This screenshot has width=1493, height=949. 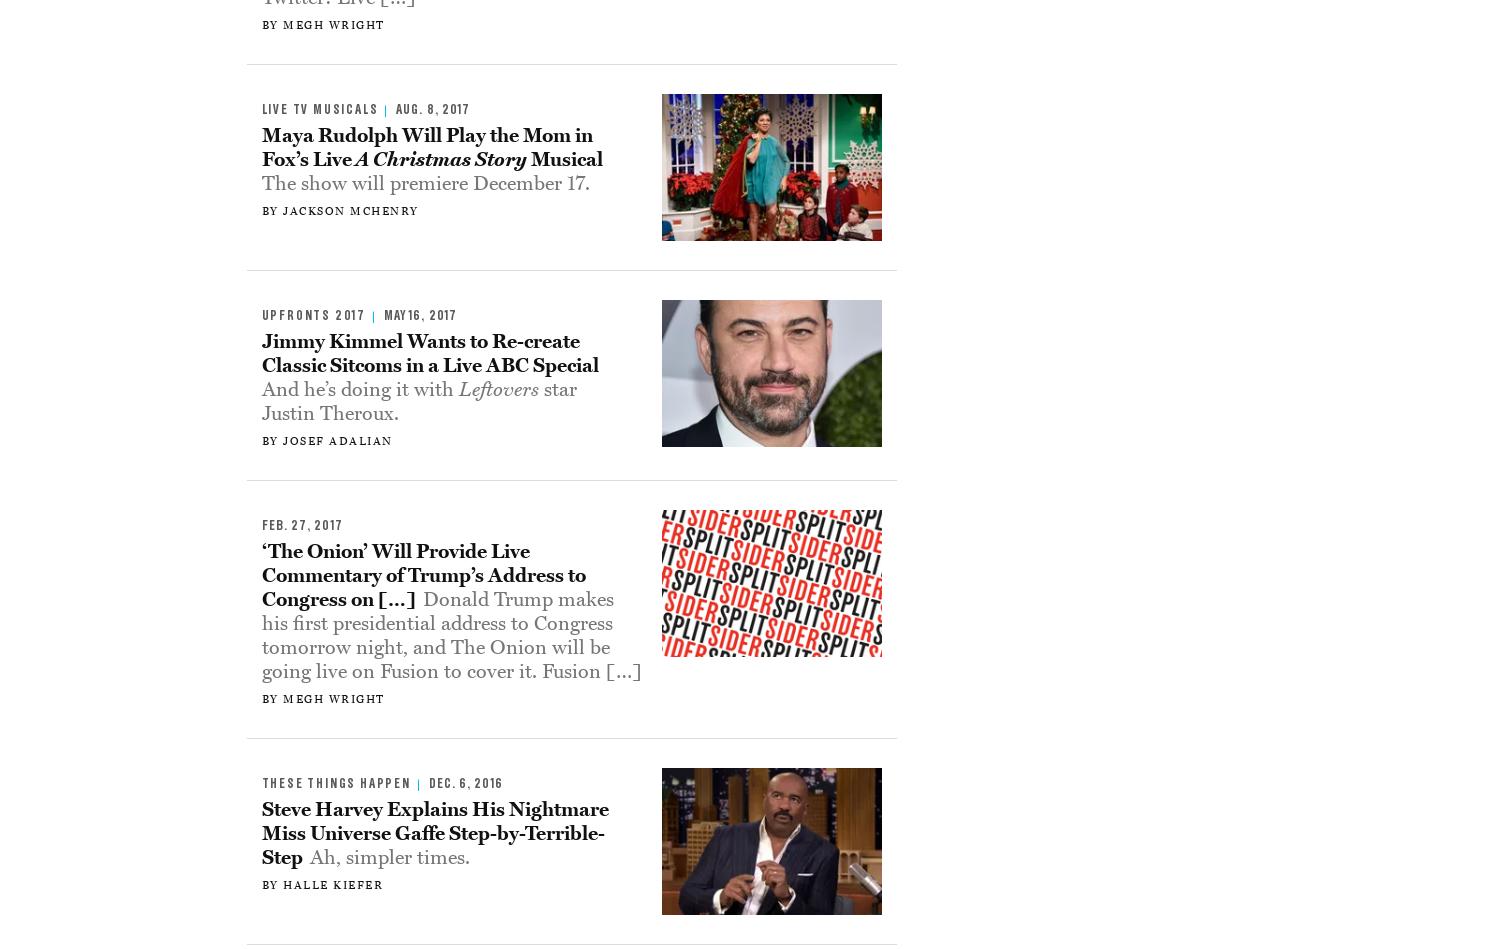 I want to click on 'Maya Rudolph Will Play the Mom in Fox’s Live', so click(x=426, y=147).